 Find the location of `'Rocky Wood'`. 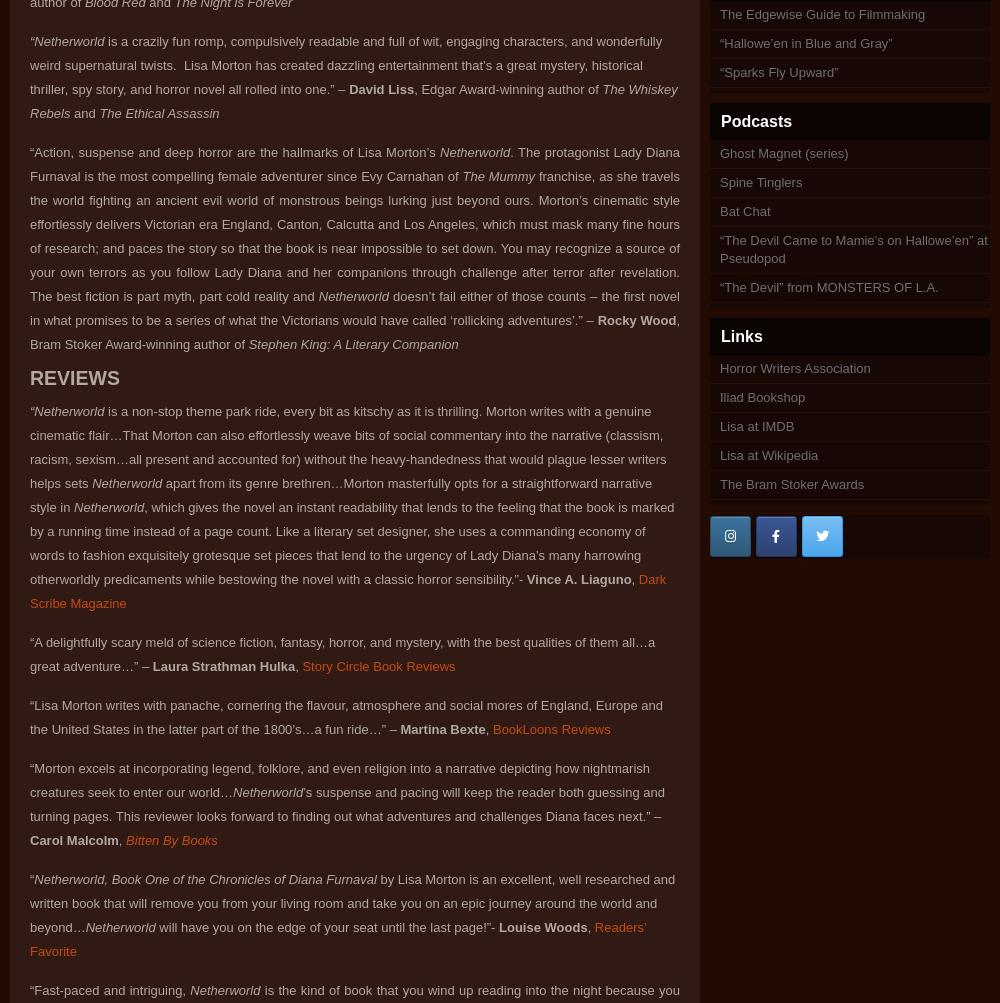

'Rocky Wood' is located at coordinates (636, 319).